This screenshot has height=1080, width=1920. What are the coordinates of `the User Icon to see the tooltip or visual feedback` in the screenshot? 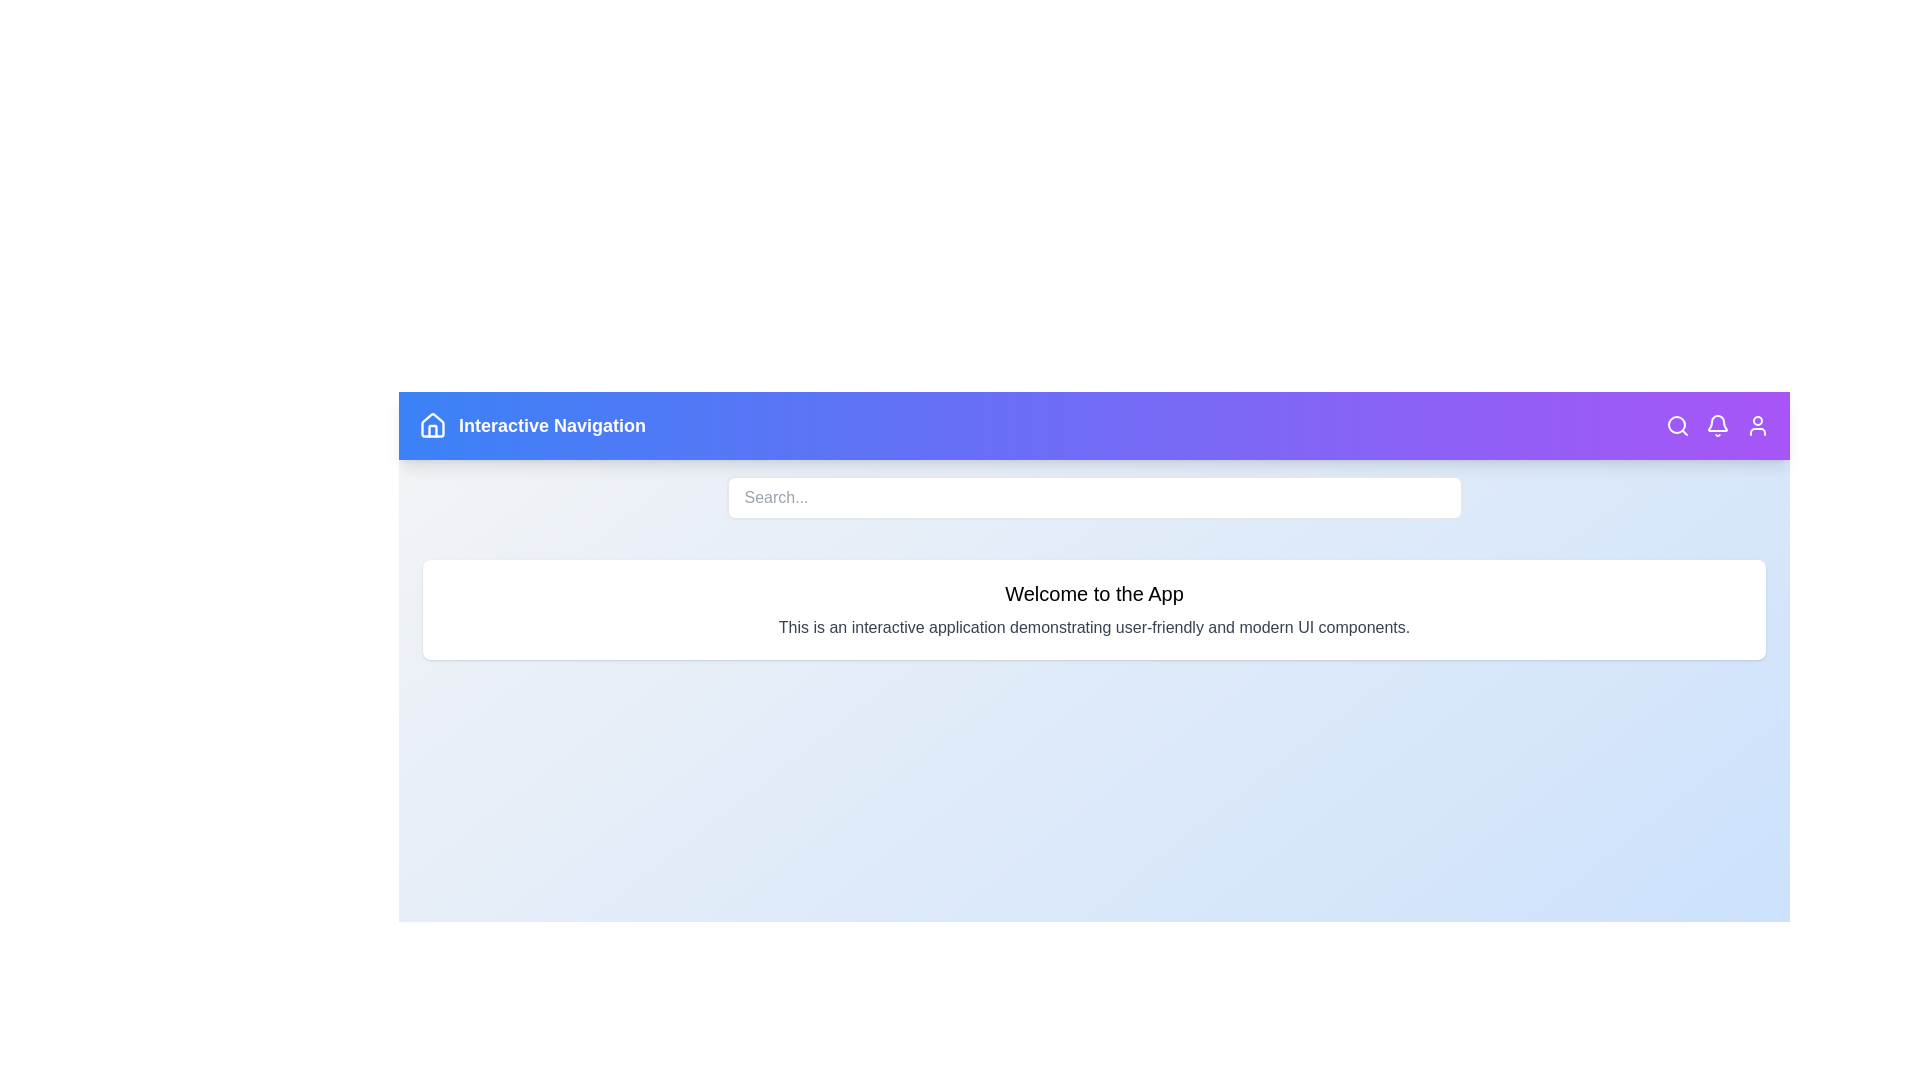 It's located at (1756, 424).